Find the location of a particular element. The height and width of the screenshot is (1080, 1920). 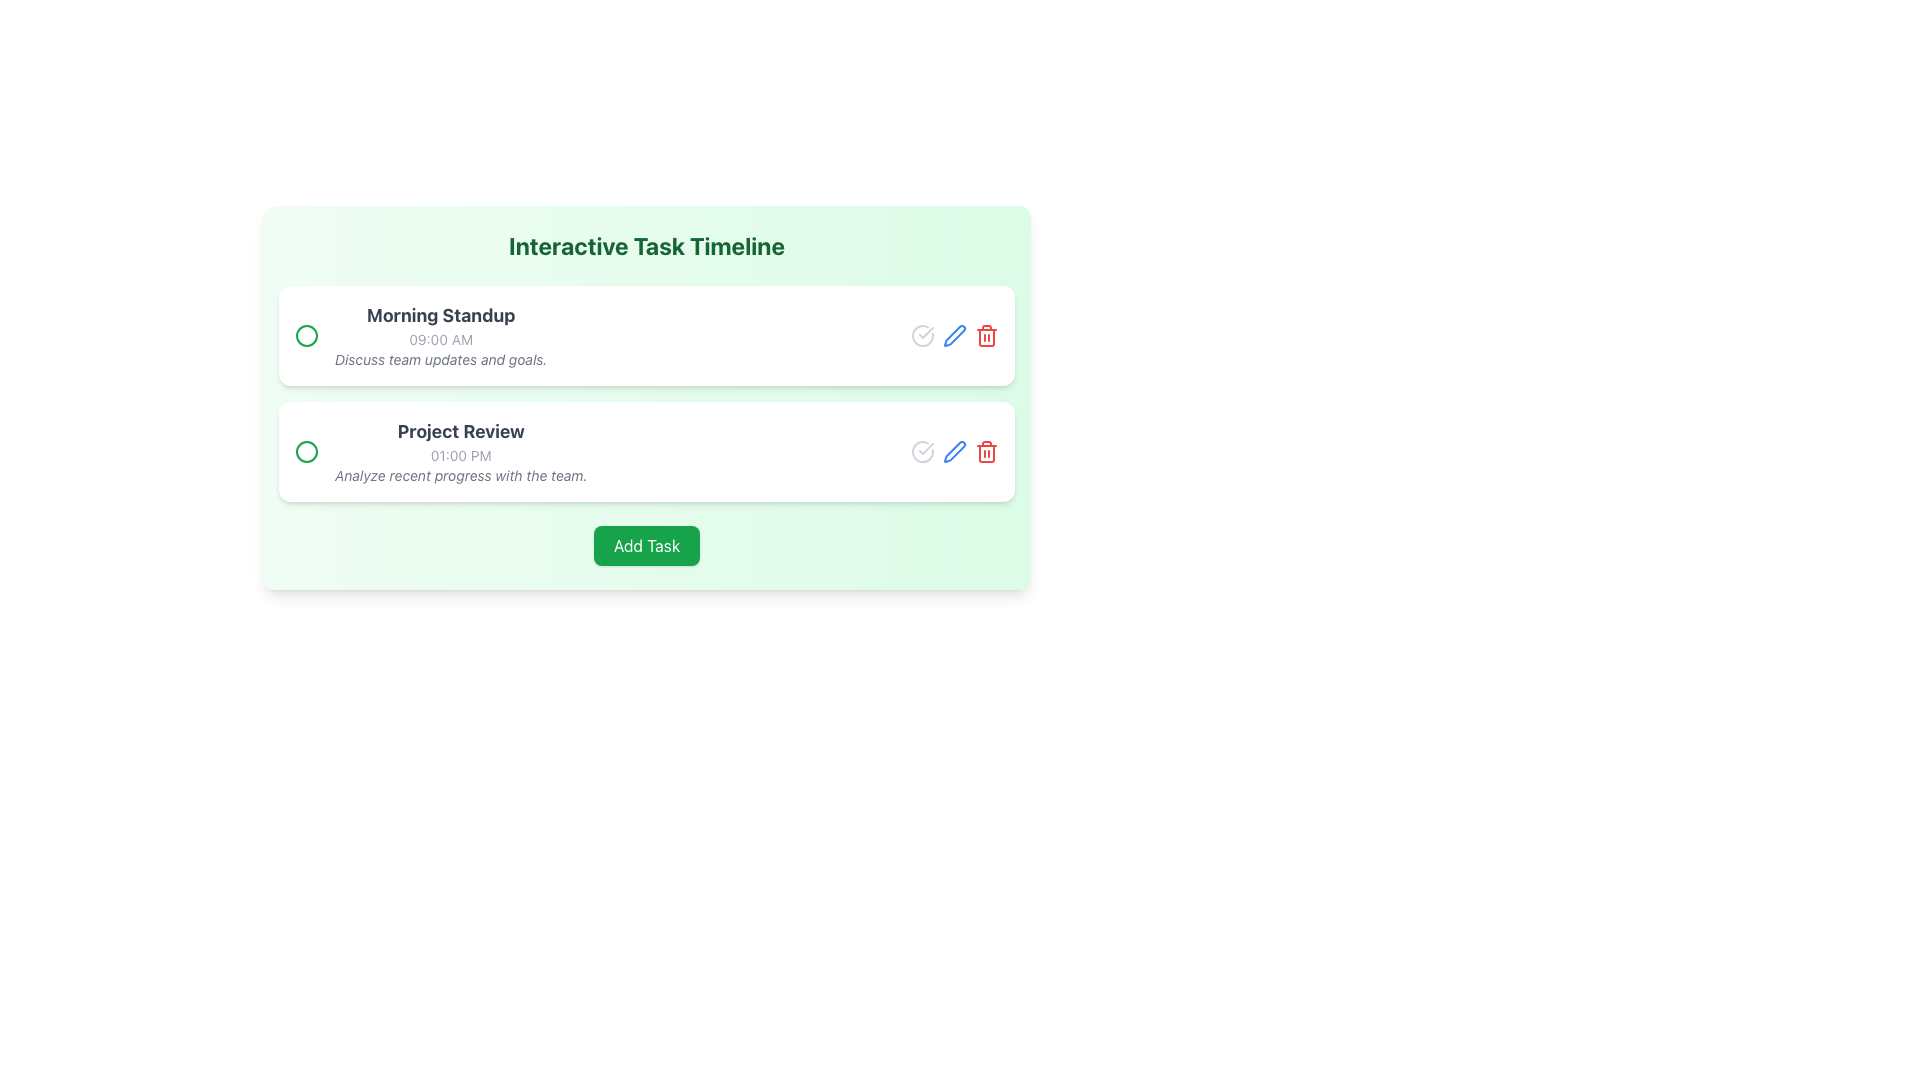

the header element displaying 'Morning Standup' is located at coordinates (440, 315).